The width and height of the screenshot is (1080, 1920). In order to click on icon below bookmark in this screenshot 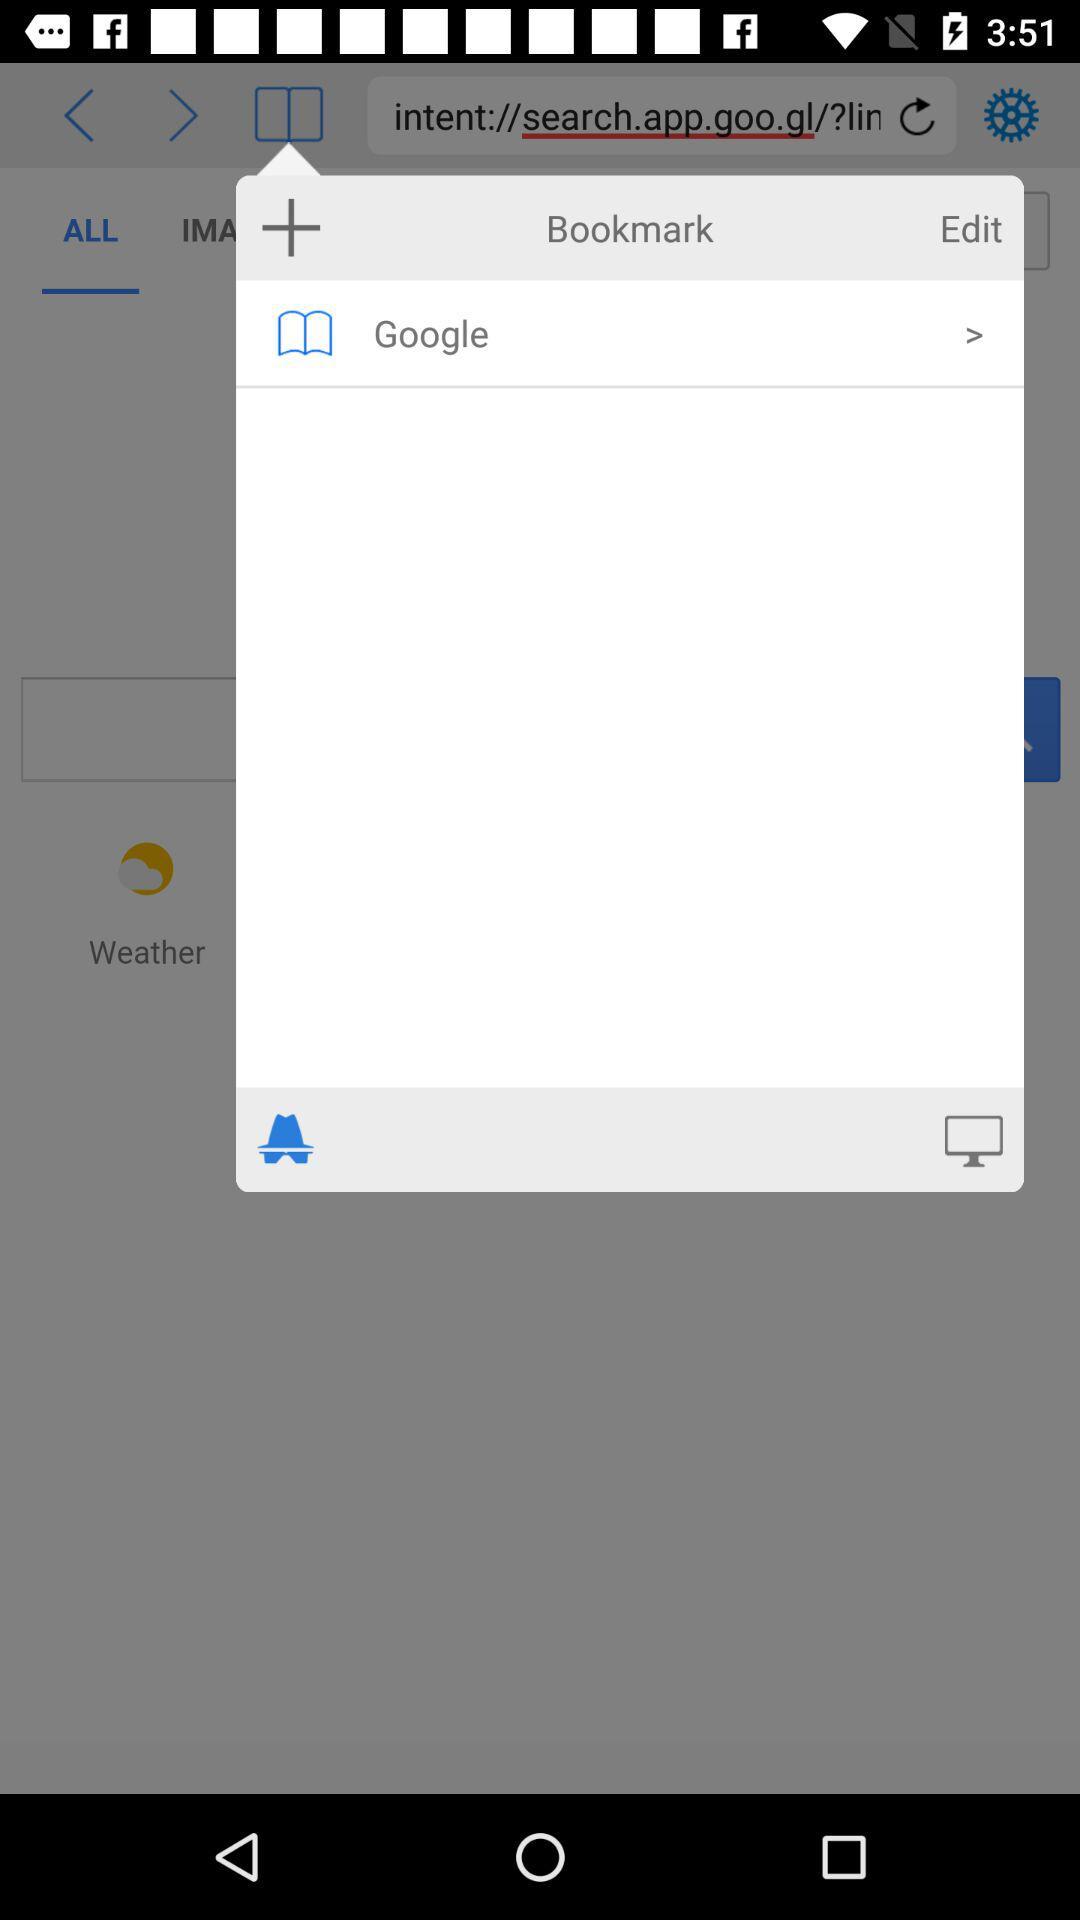, I will do `click(304, 332)`.